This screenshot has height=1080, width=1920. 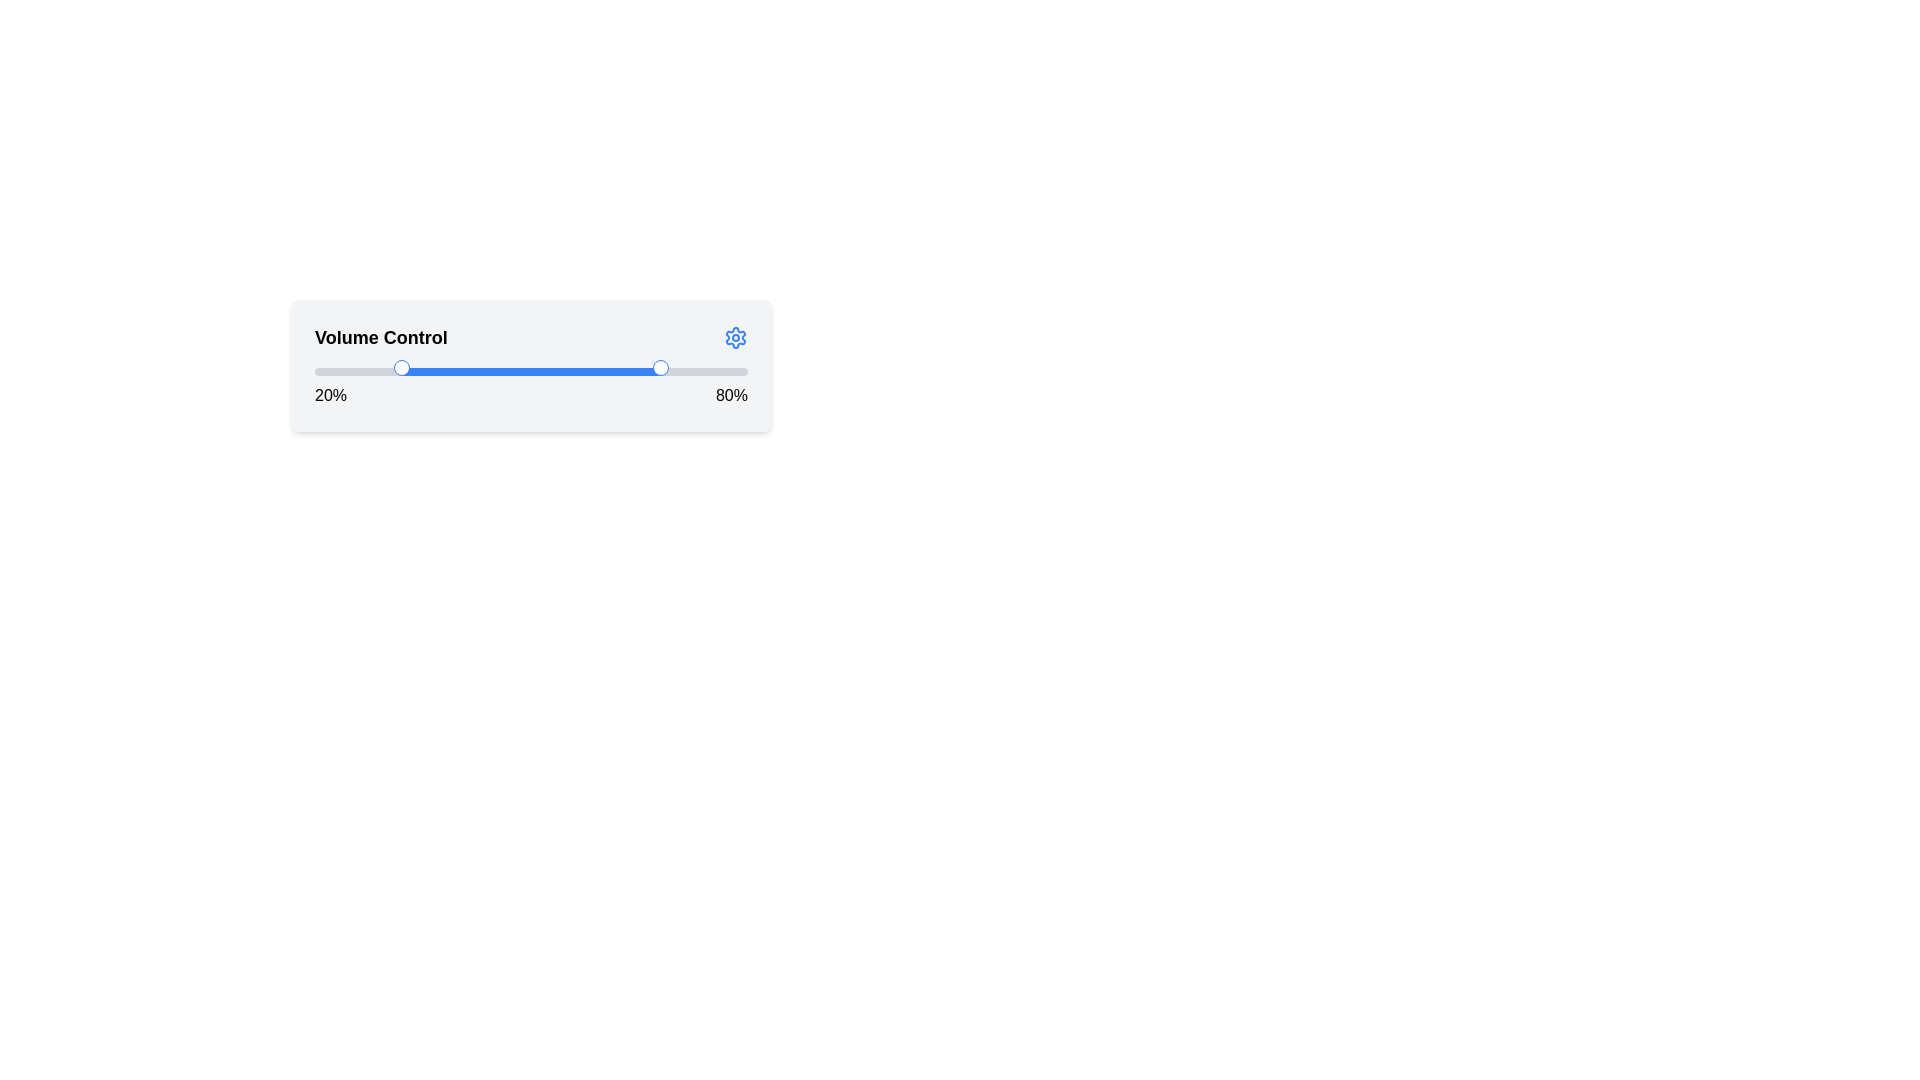 What do you see at coordinates (400, 367) in the screenshot?
I see `the circular slider indicator with a white fill and blue border, positioned near the left side of the slider track, aligning with the 20% mark` at bounding box center [400, 367].